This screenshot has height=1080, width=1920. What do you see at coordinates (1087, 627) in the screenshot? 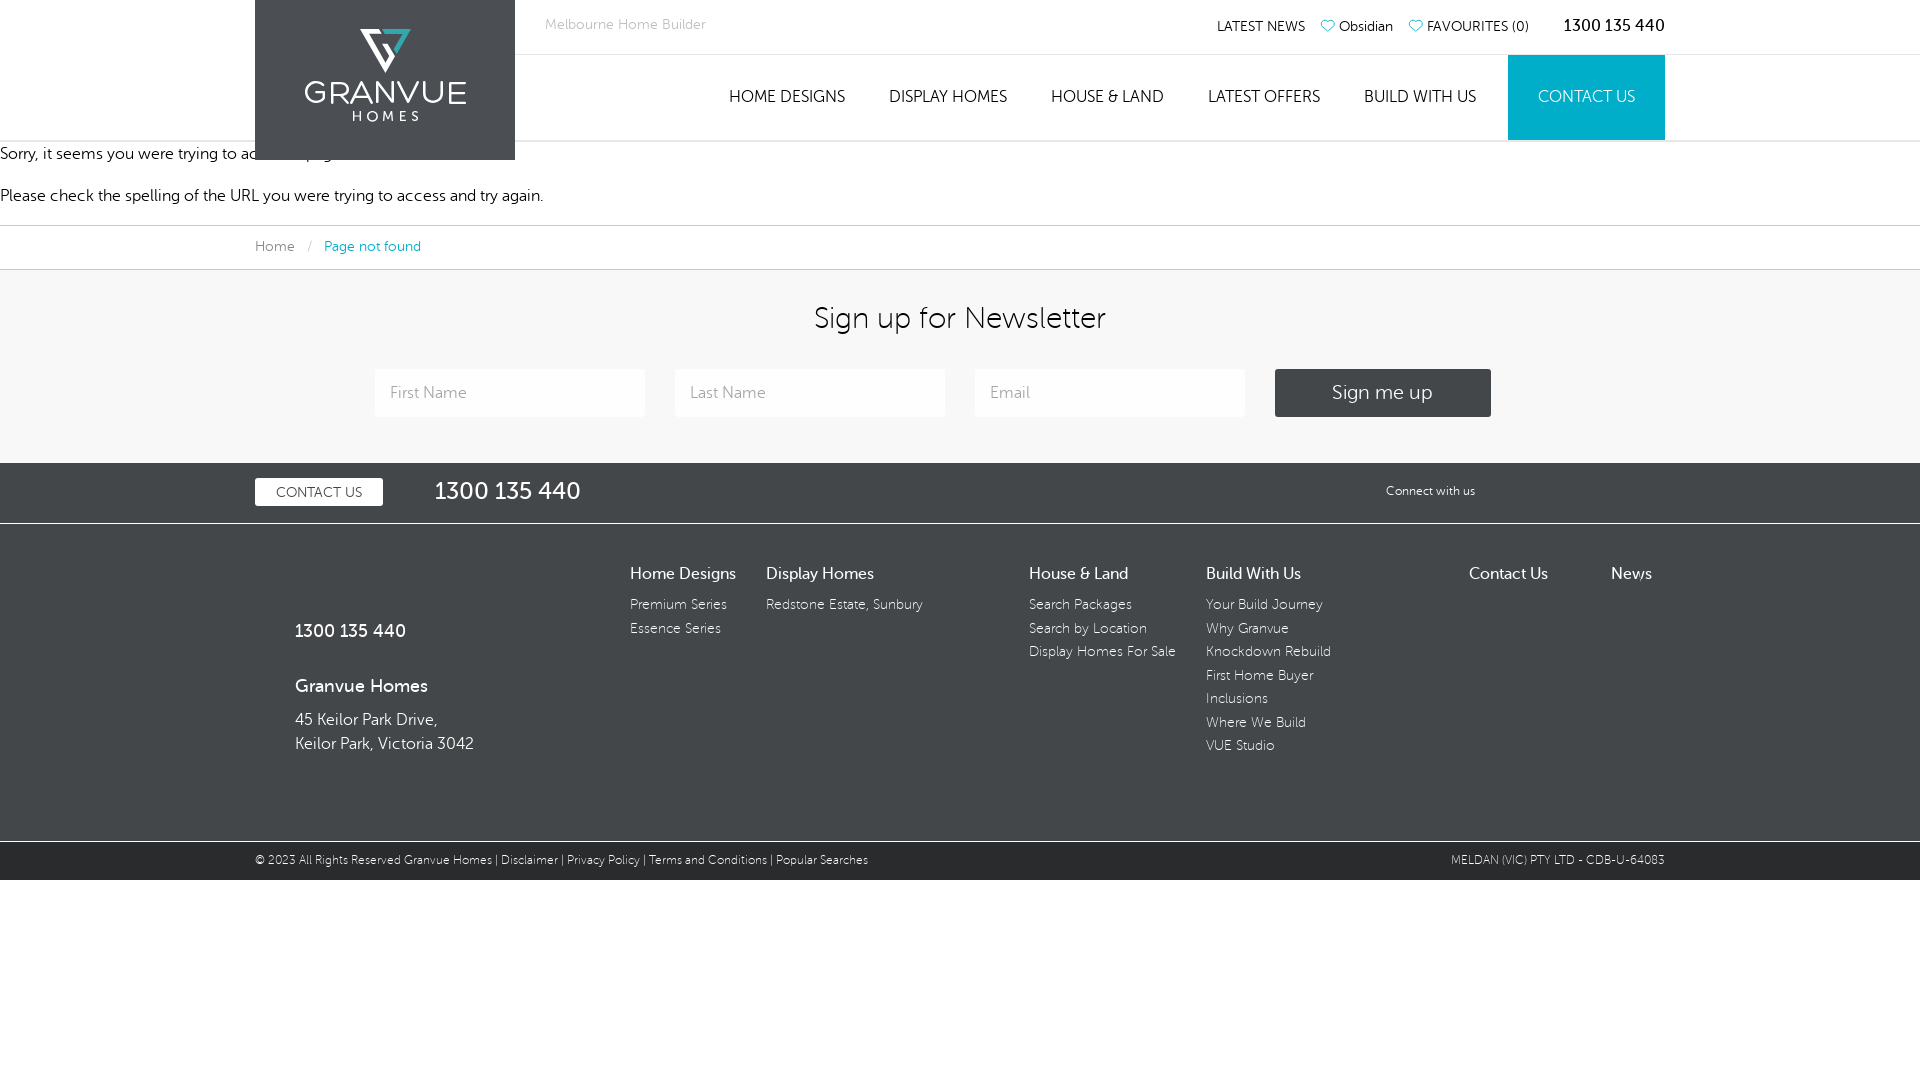
I see `'Search by Location'` at bounding box center [1087, 627].